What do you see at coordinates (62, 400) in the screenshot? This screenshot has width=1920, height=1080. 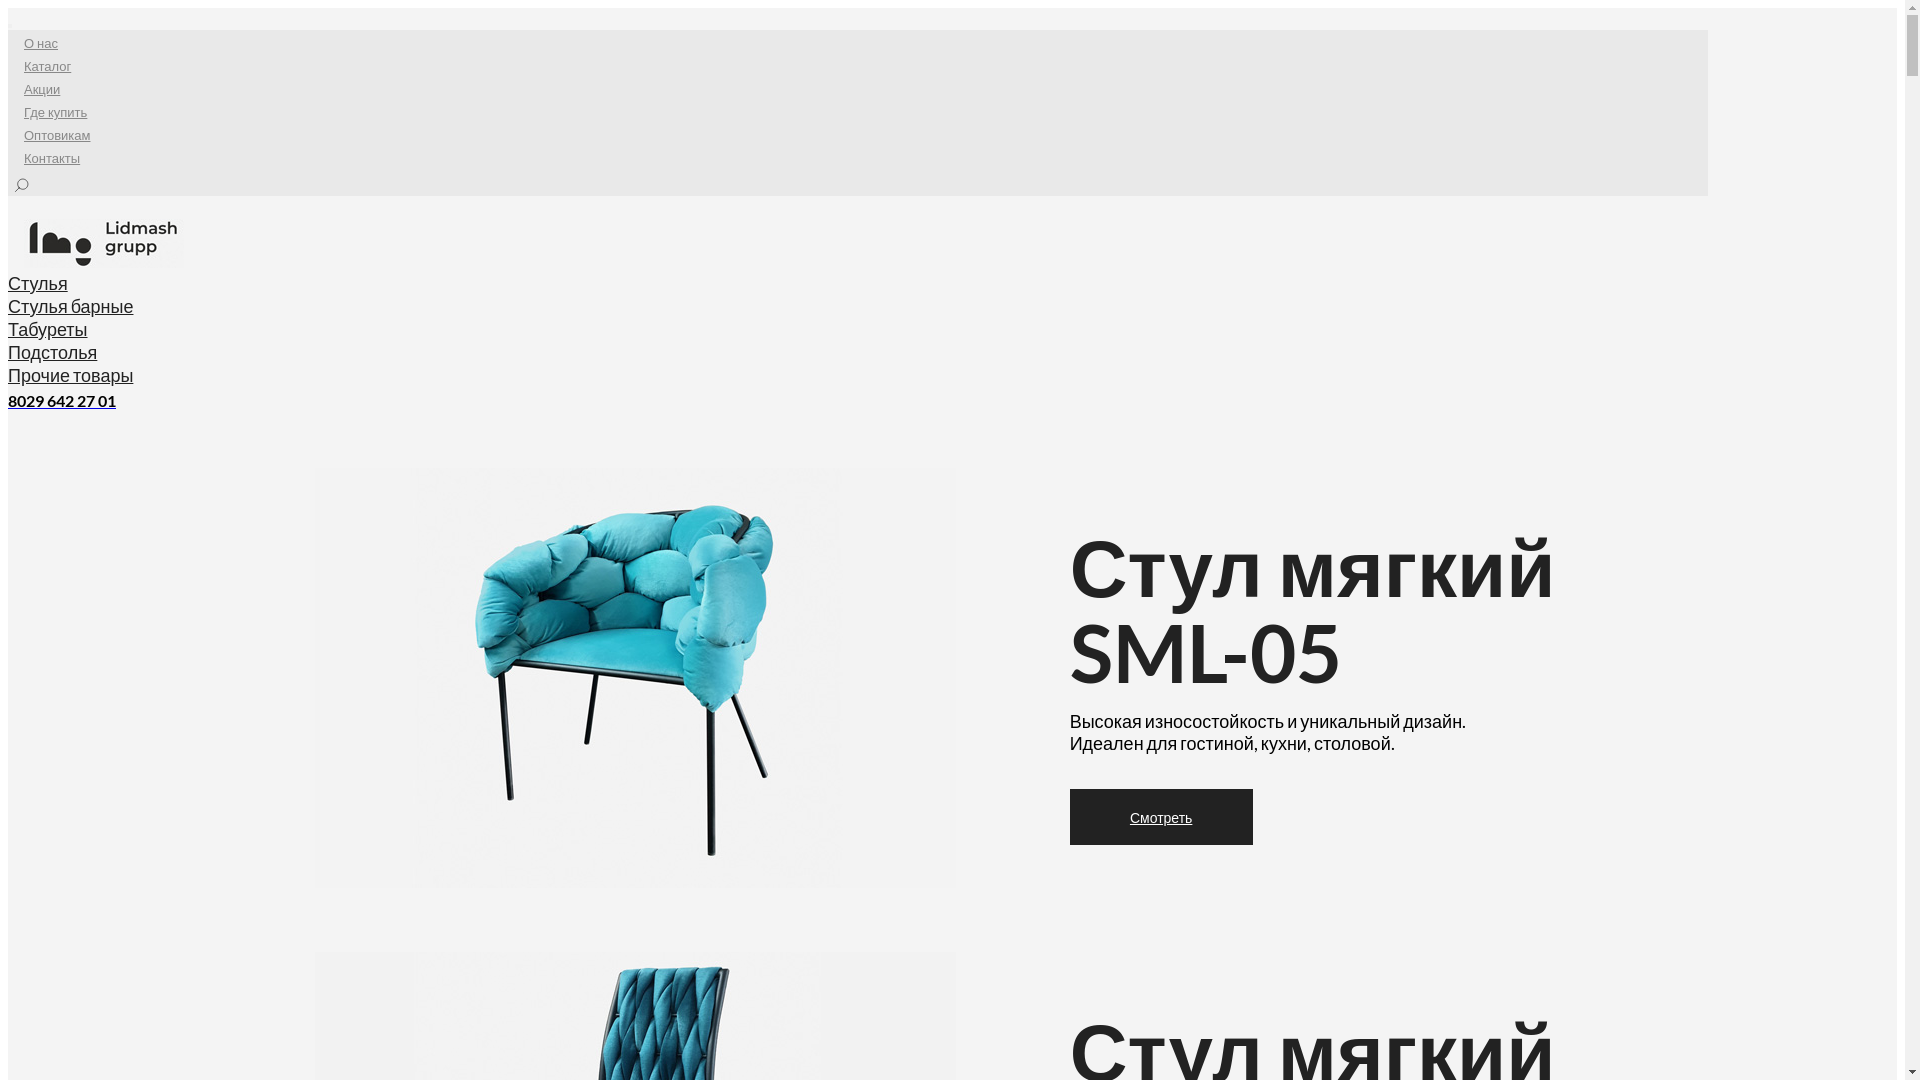 I see `'8029 642 27 01'` at bounding box center [62, 400].